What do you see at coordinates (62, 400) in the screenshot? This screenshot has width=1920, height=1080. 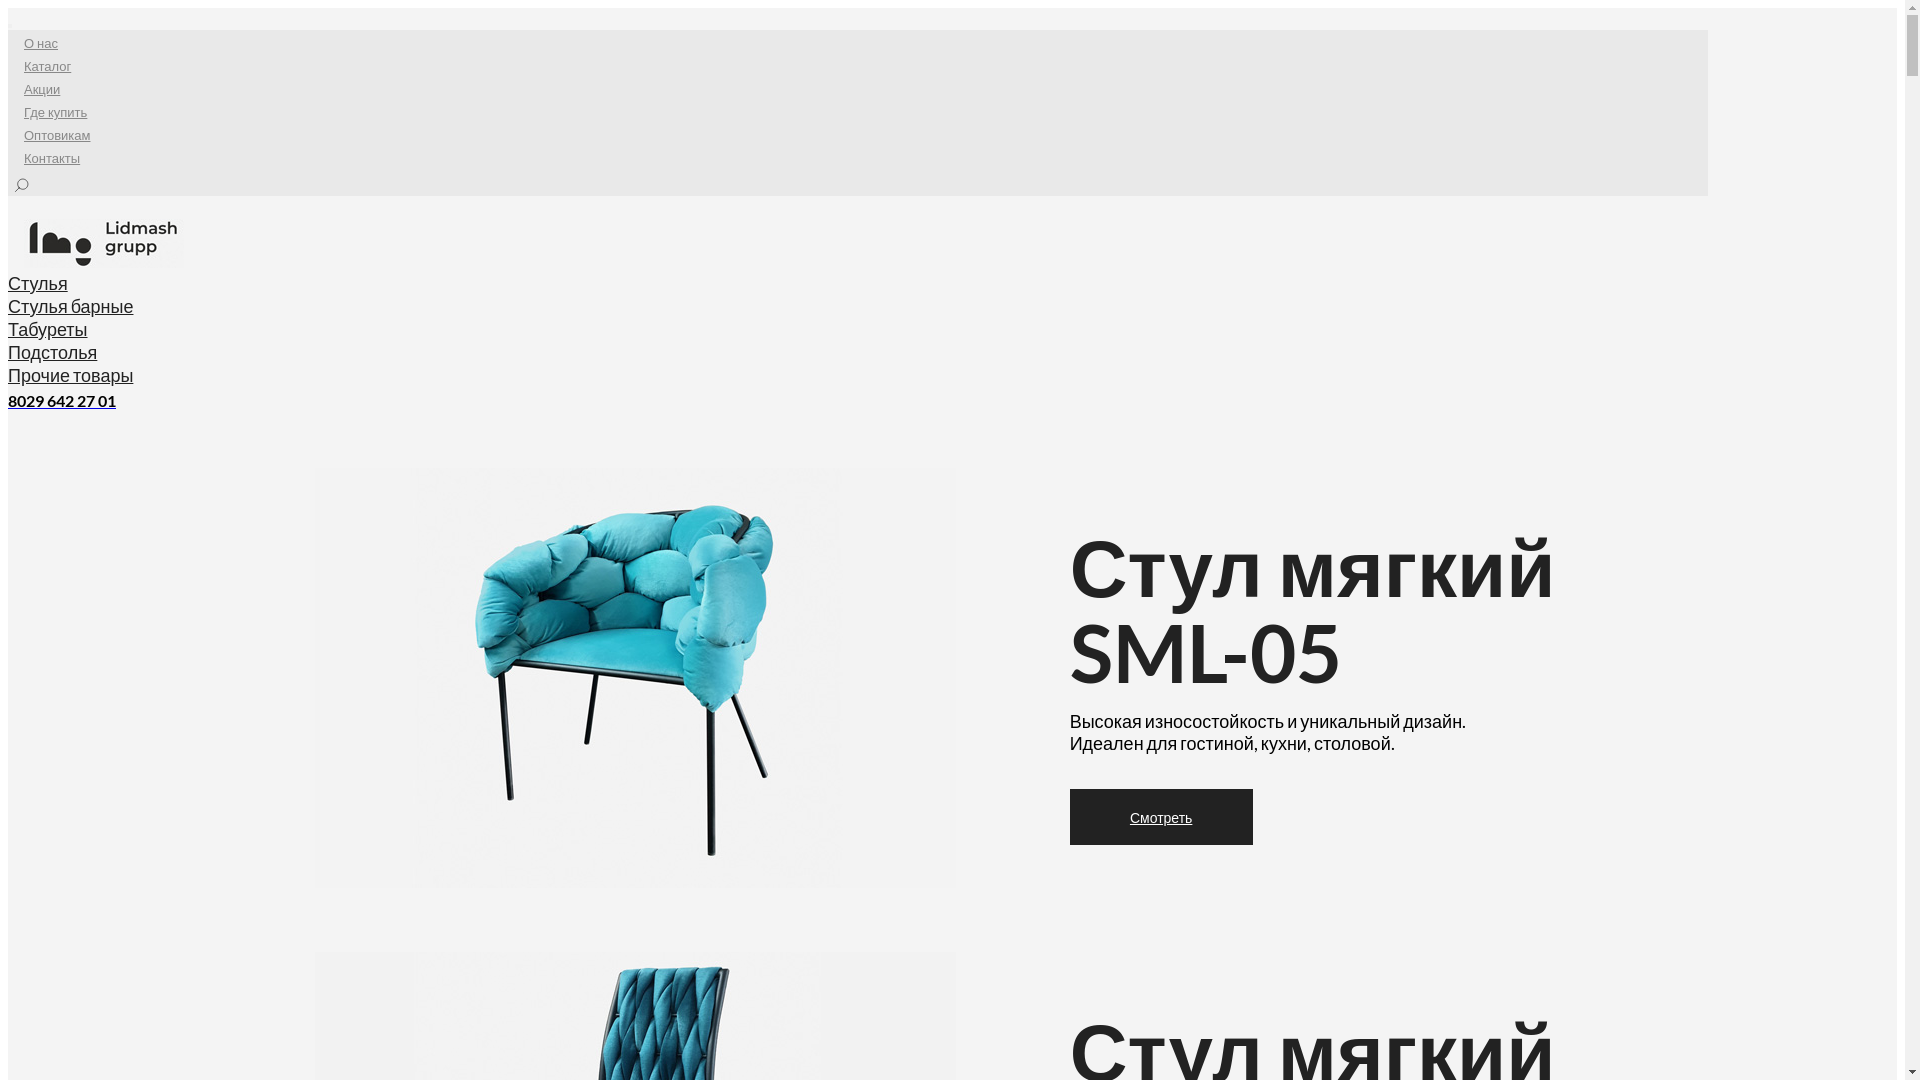 I see `'8029 642 27 01'` at bounding box center [62, 400].